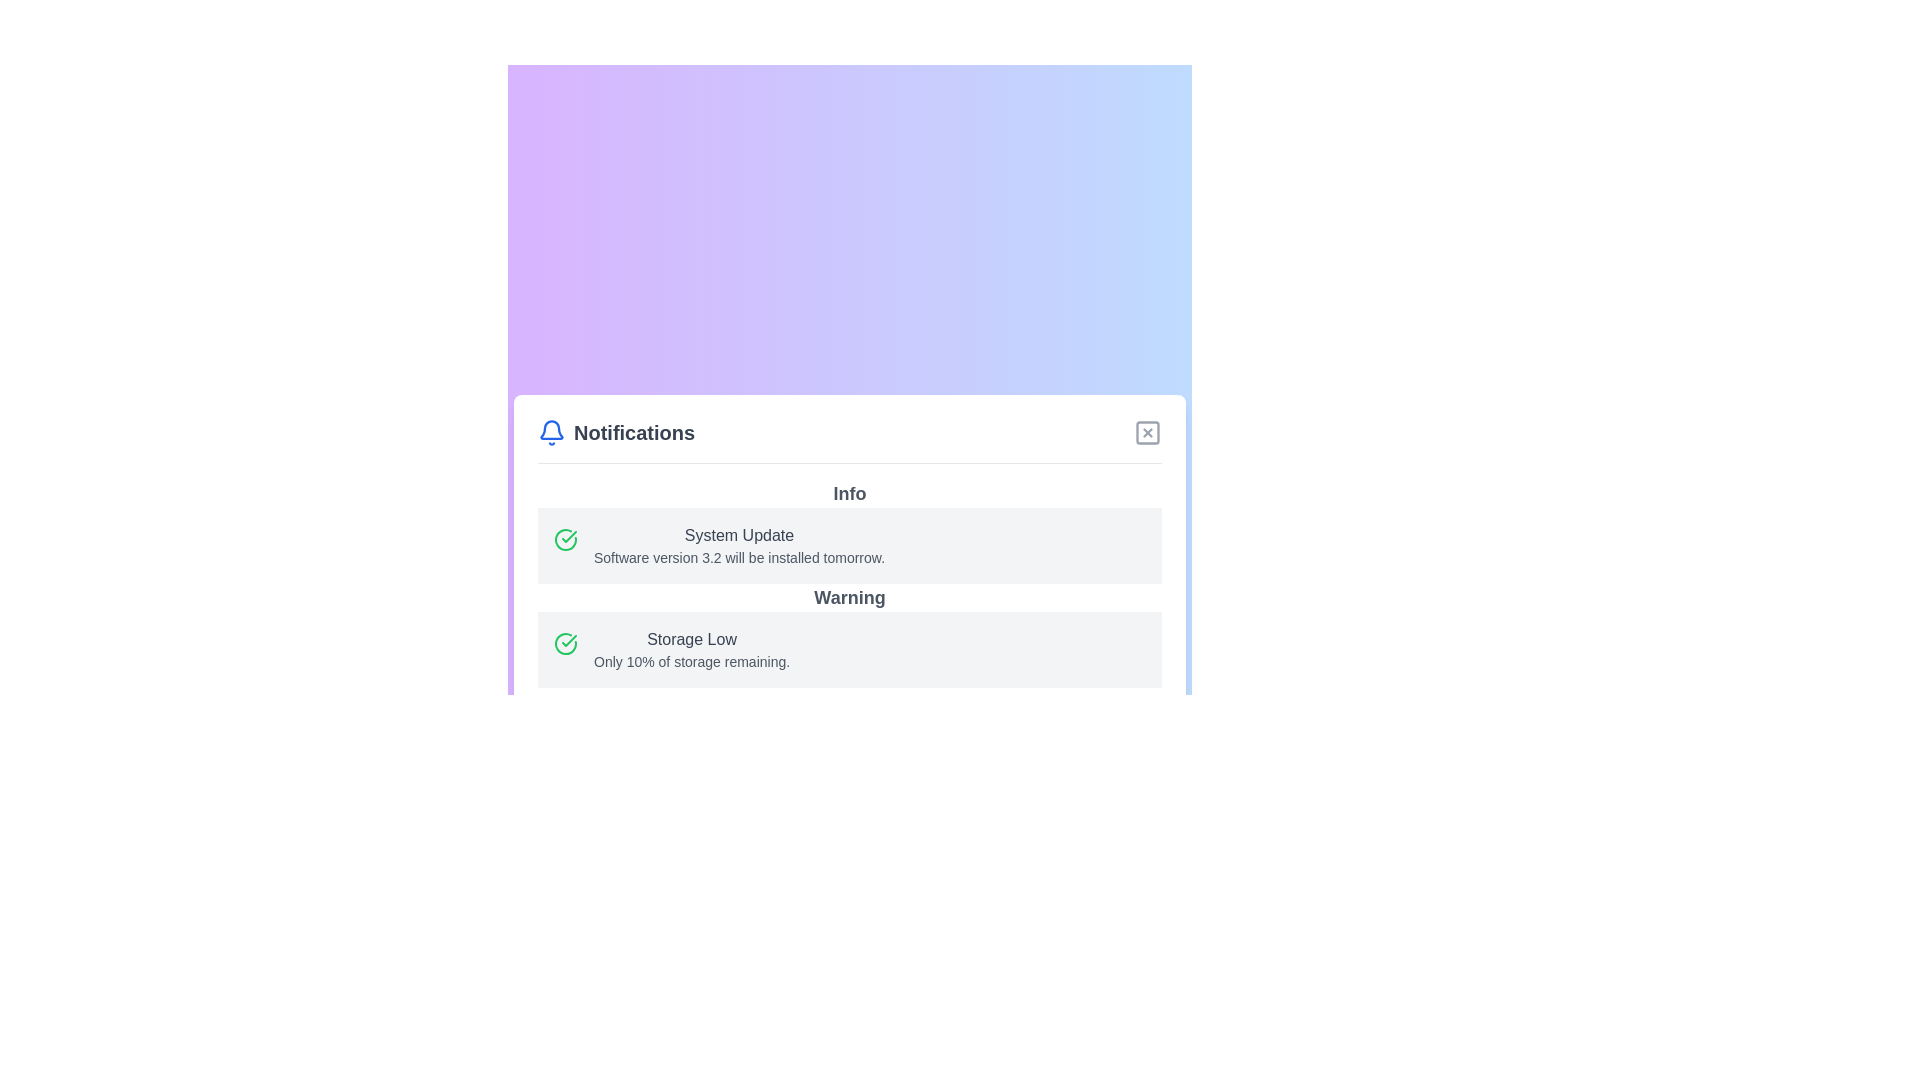 Image resolution: width=1920 pixels, height=1080 pixels. What do you see at coordinates (849, 596) in the screenshot?
I see `the 'Warning' text label in the notification panel, which serves as a heading indicating a warning-related section` at bounding box center [849, 596].